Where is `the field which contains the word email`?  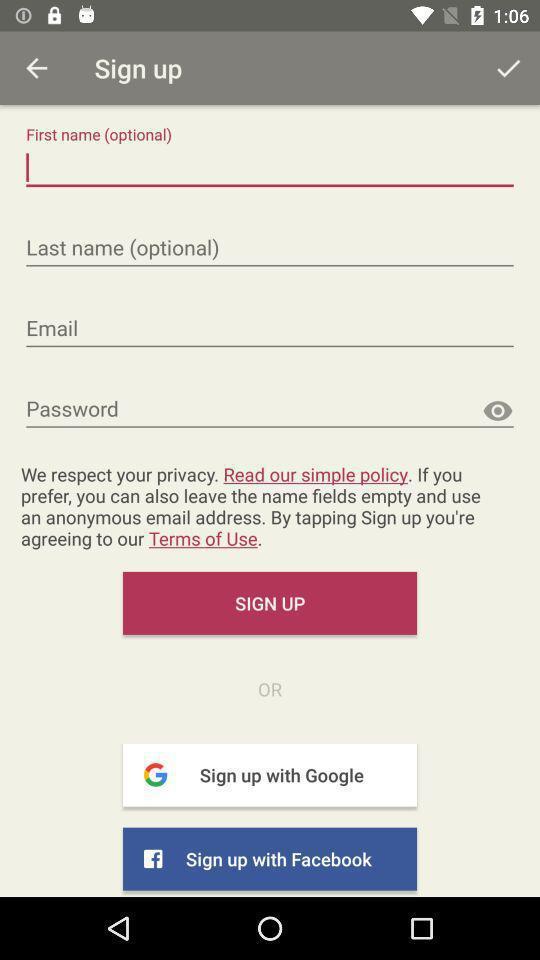
the field which contains the word email is located at coordinates (270, 329).